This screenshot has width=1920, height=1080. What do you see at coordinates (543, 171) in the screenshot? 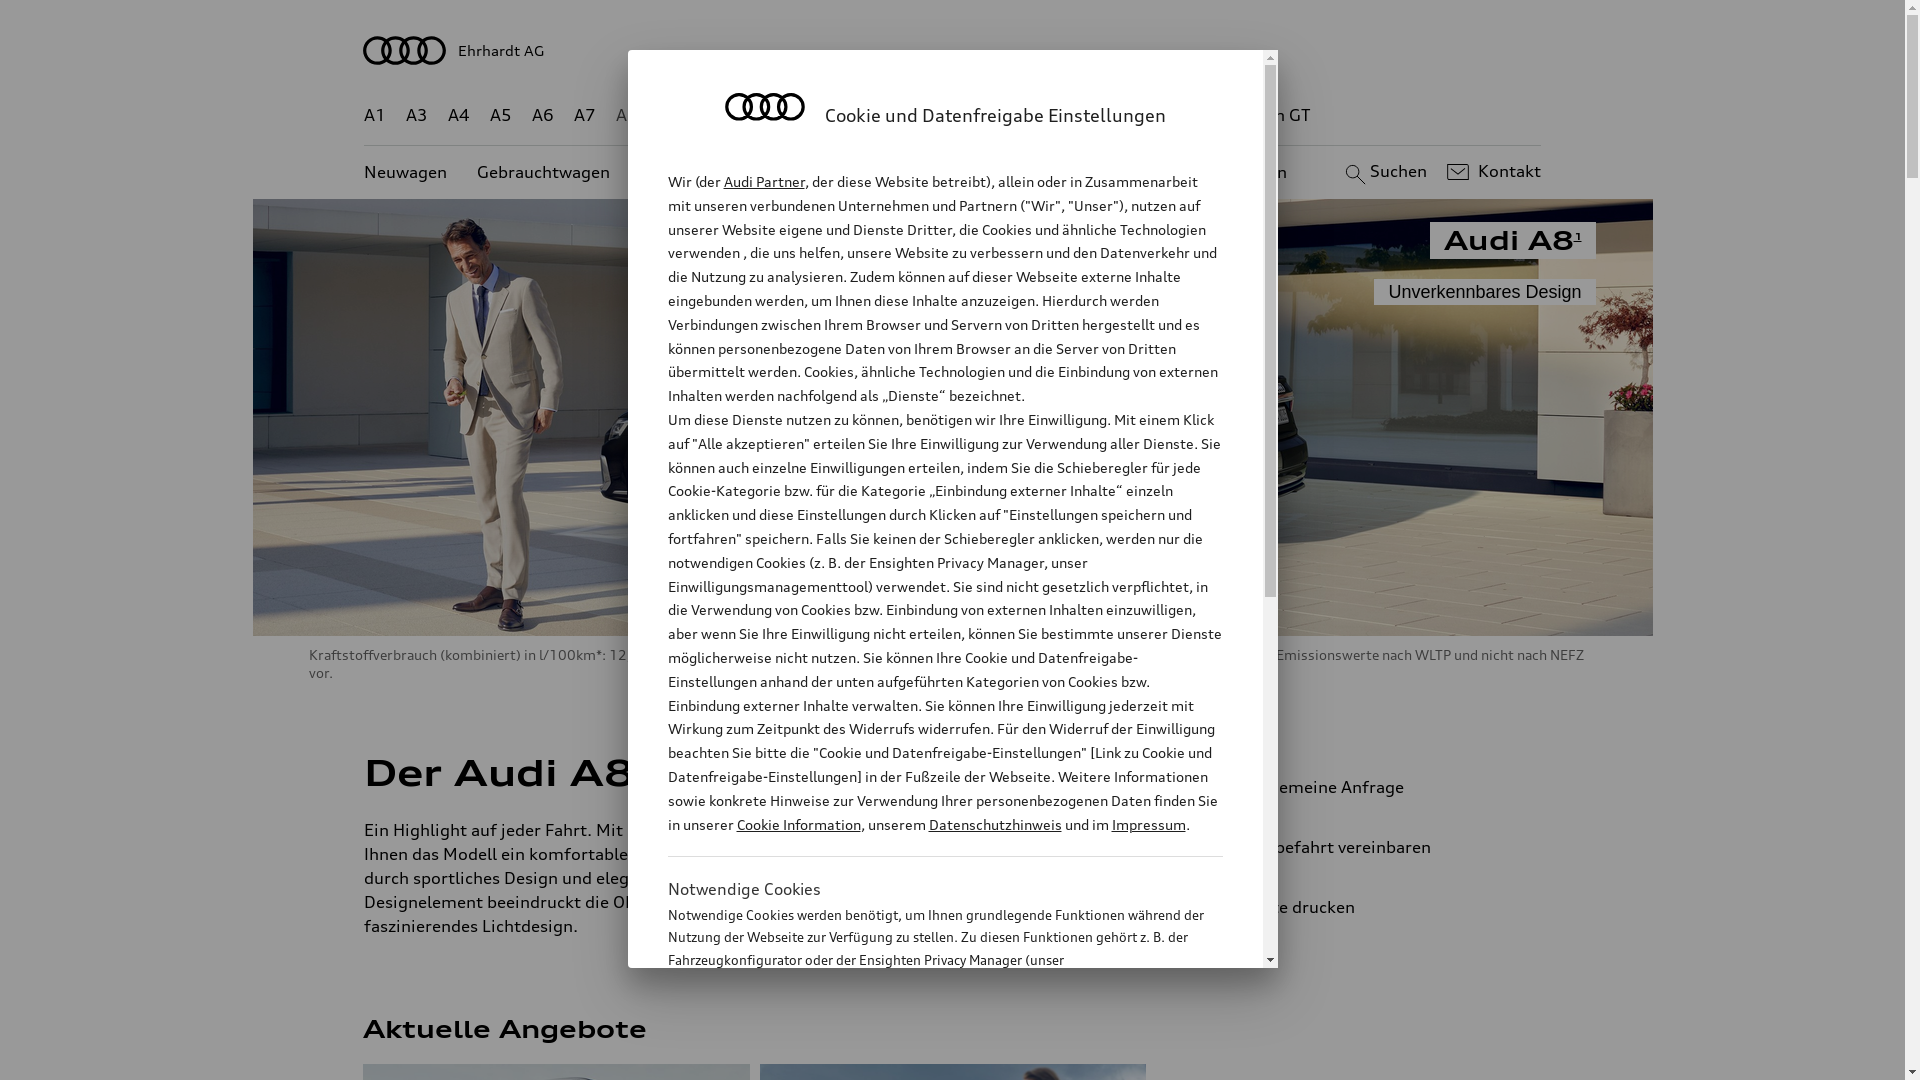
I see `'Gebrauchtwagen'` at bounding box center [543, 171].